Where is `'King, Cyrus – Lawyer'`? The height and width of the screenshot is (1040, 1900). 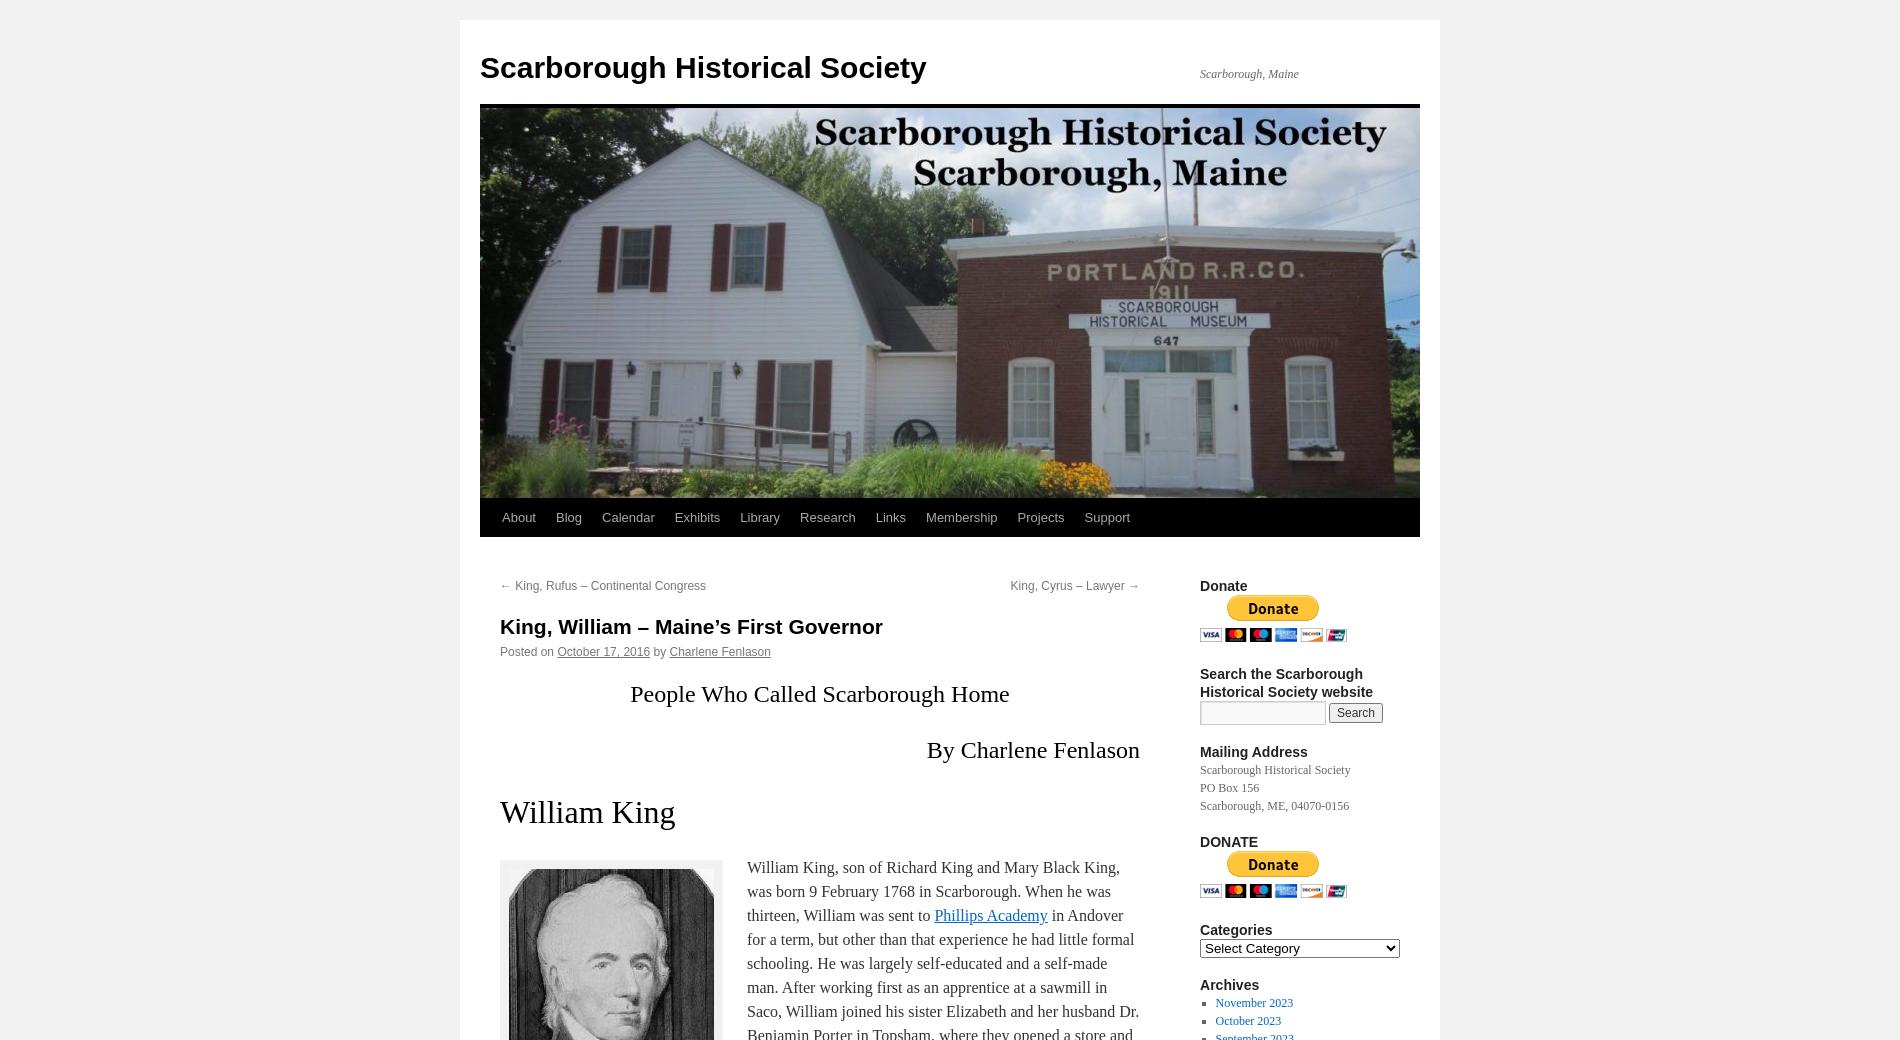 'King, Cyrus – Lawyer' is located at coordinates (1068, 585).